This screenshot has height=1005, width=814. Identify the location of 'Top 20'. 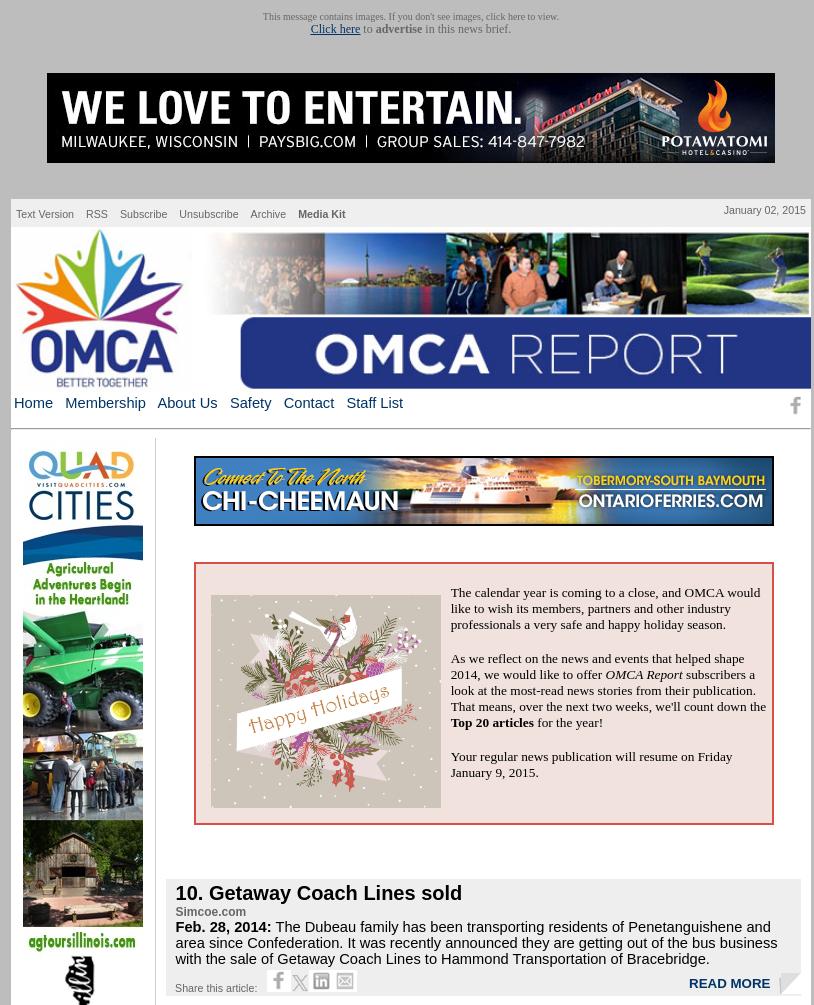
(468, 721).